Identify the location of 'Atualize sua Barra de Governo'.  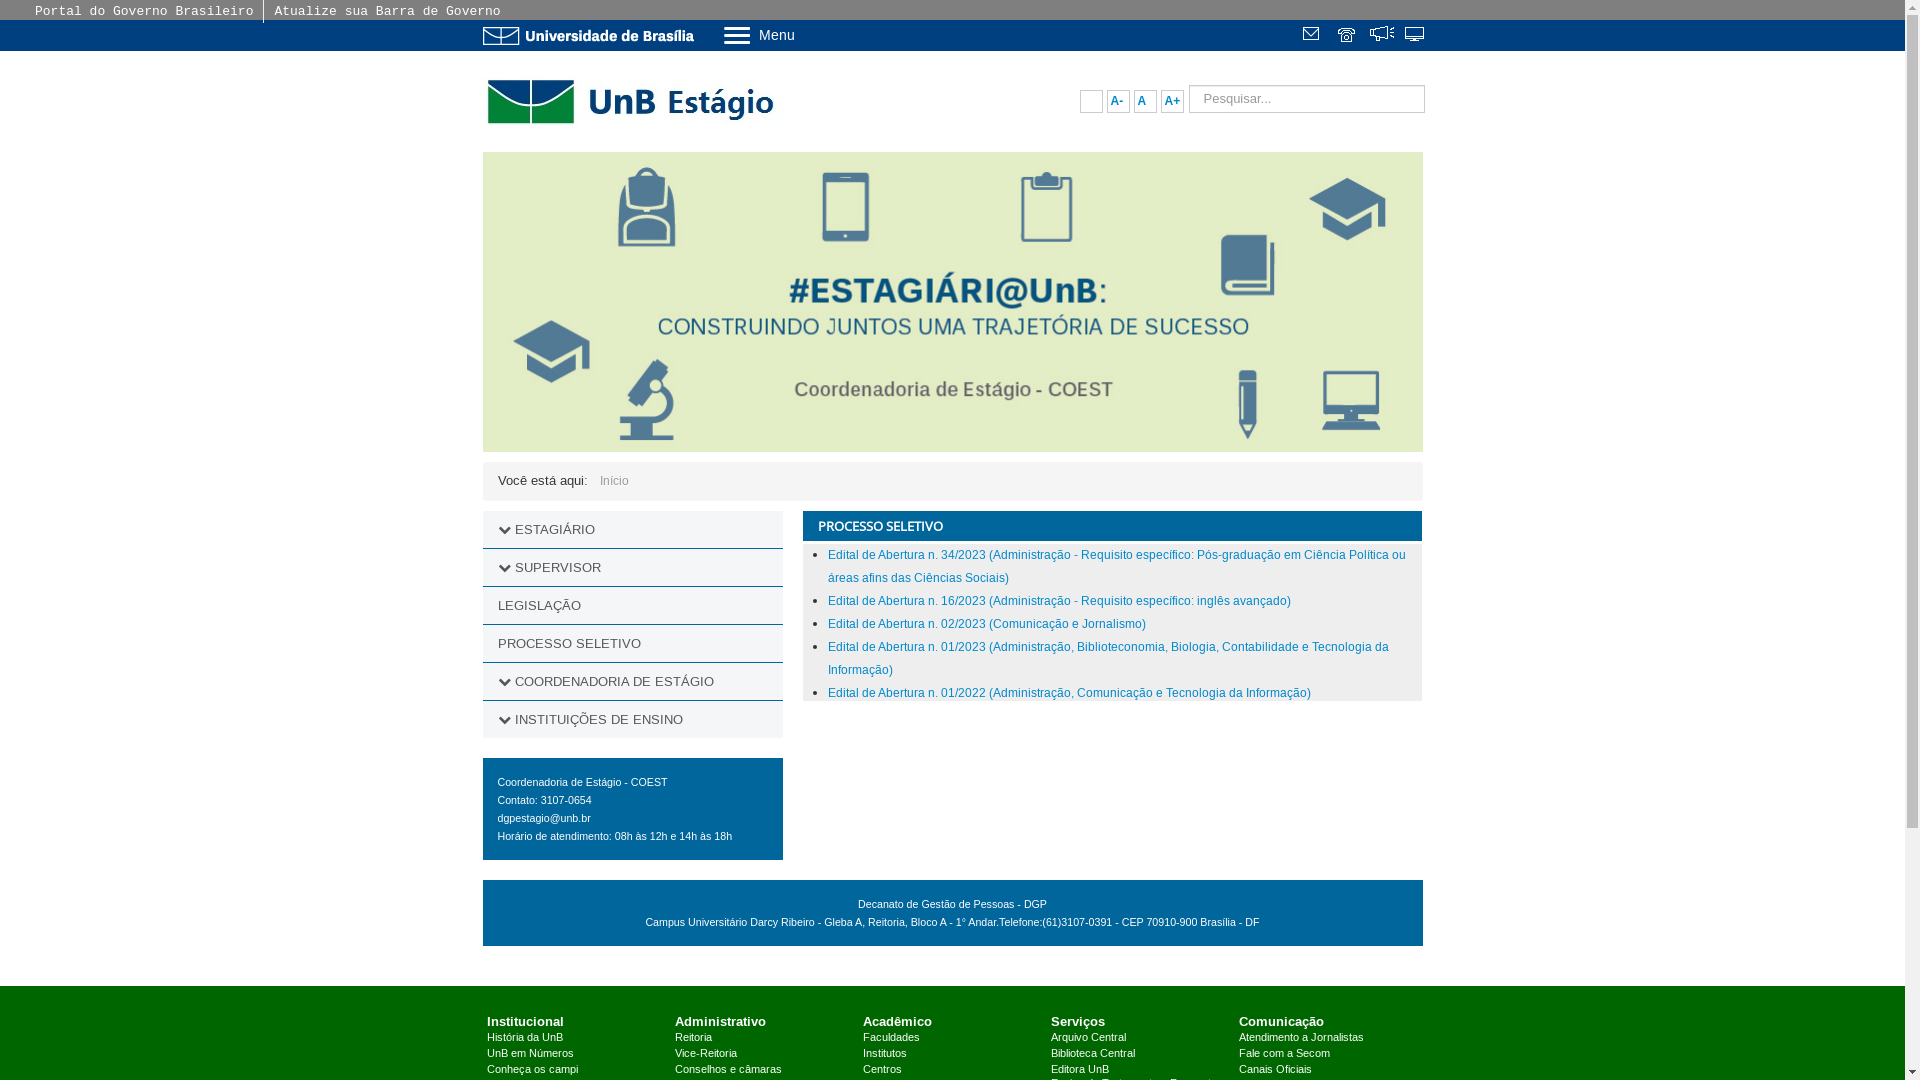
(387, 11).